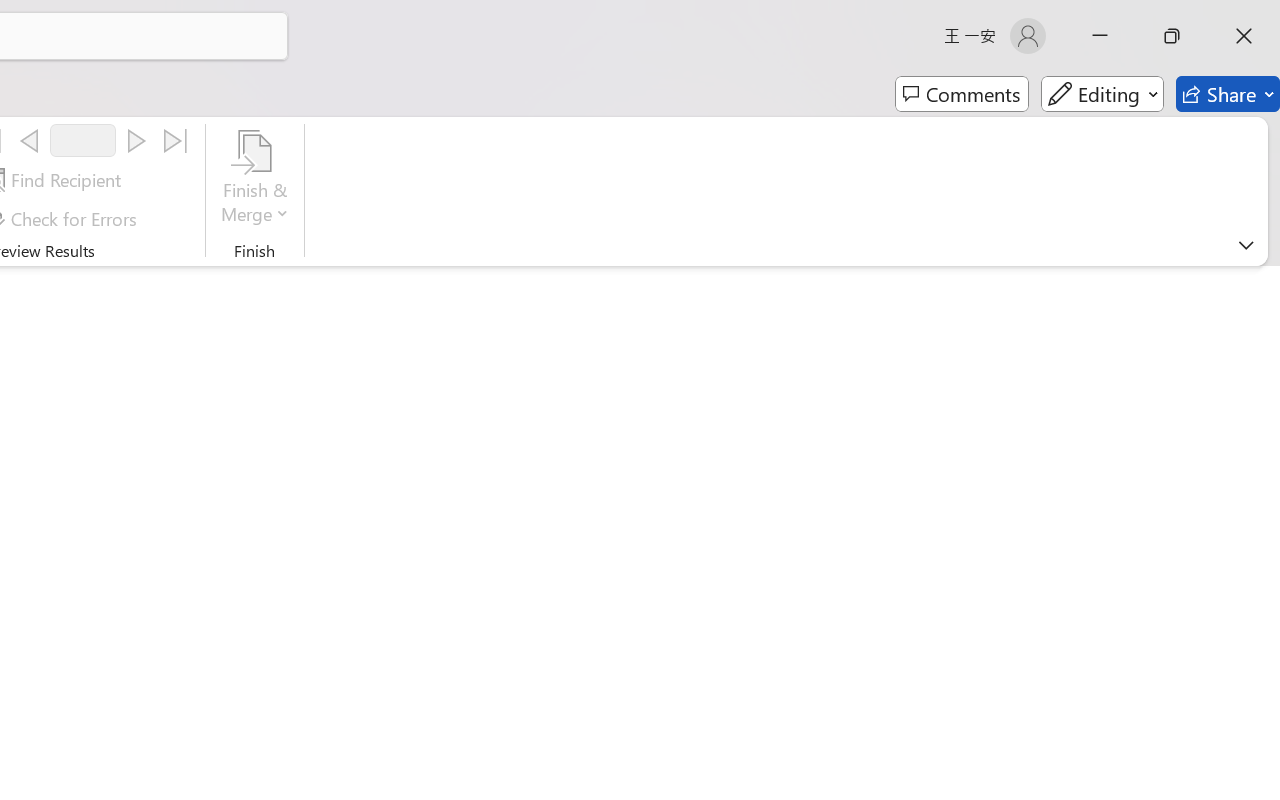 This screenshot has width=1280, height=800. Describe the element at coordinates (1245, 244) in the screenshot. I see `'Ribbon Display Options'` at that location.